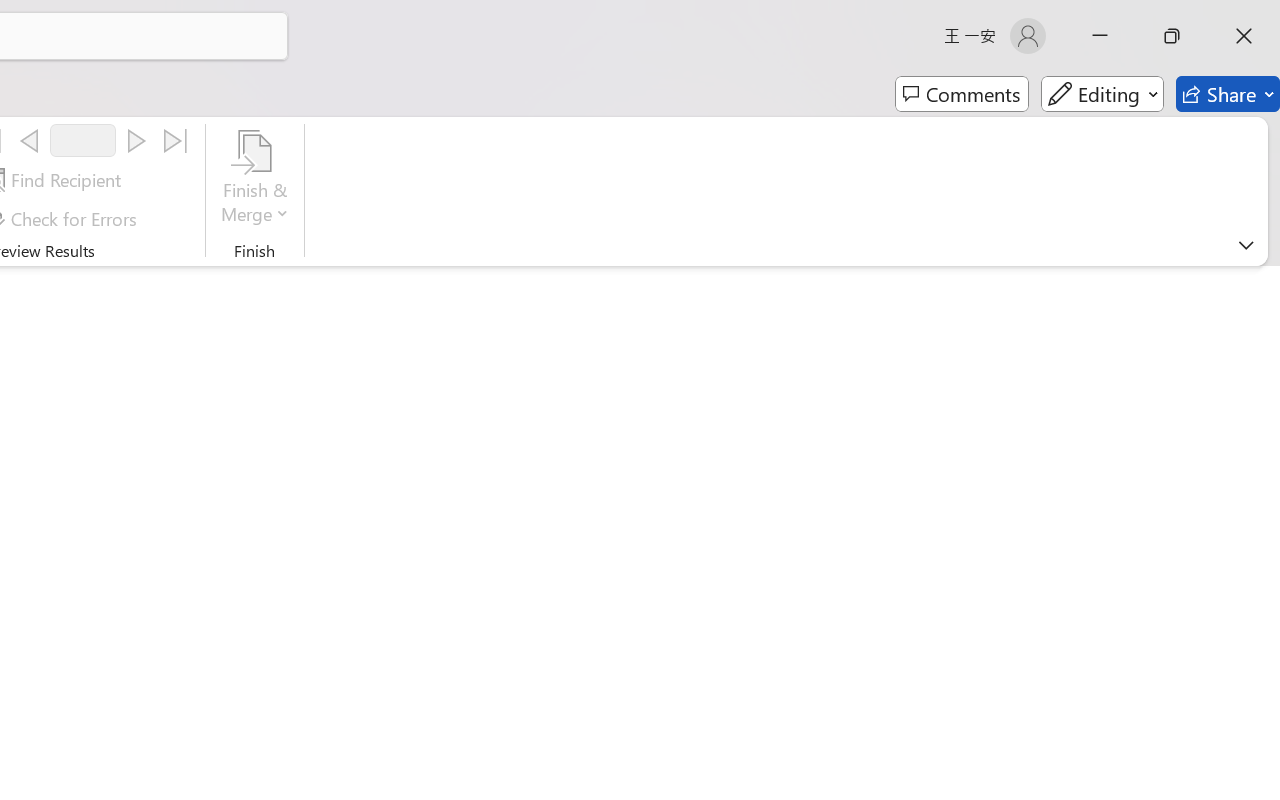 This screenshot has width=1280, height=800. Describe the element at coordinates (1245, 244) in the screenshot. I see `'Ribbon Display Options'` at that location.